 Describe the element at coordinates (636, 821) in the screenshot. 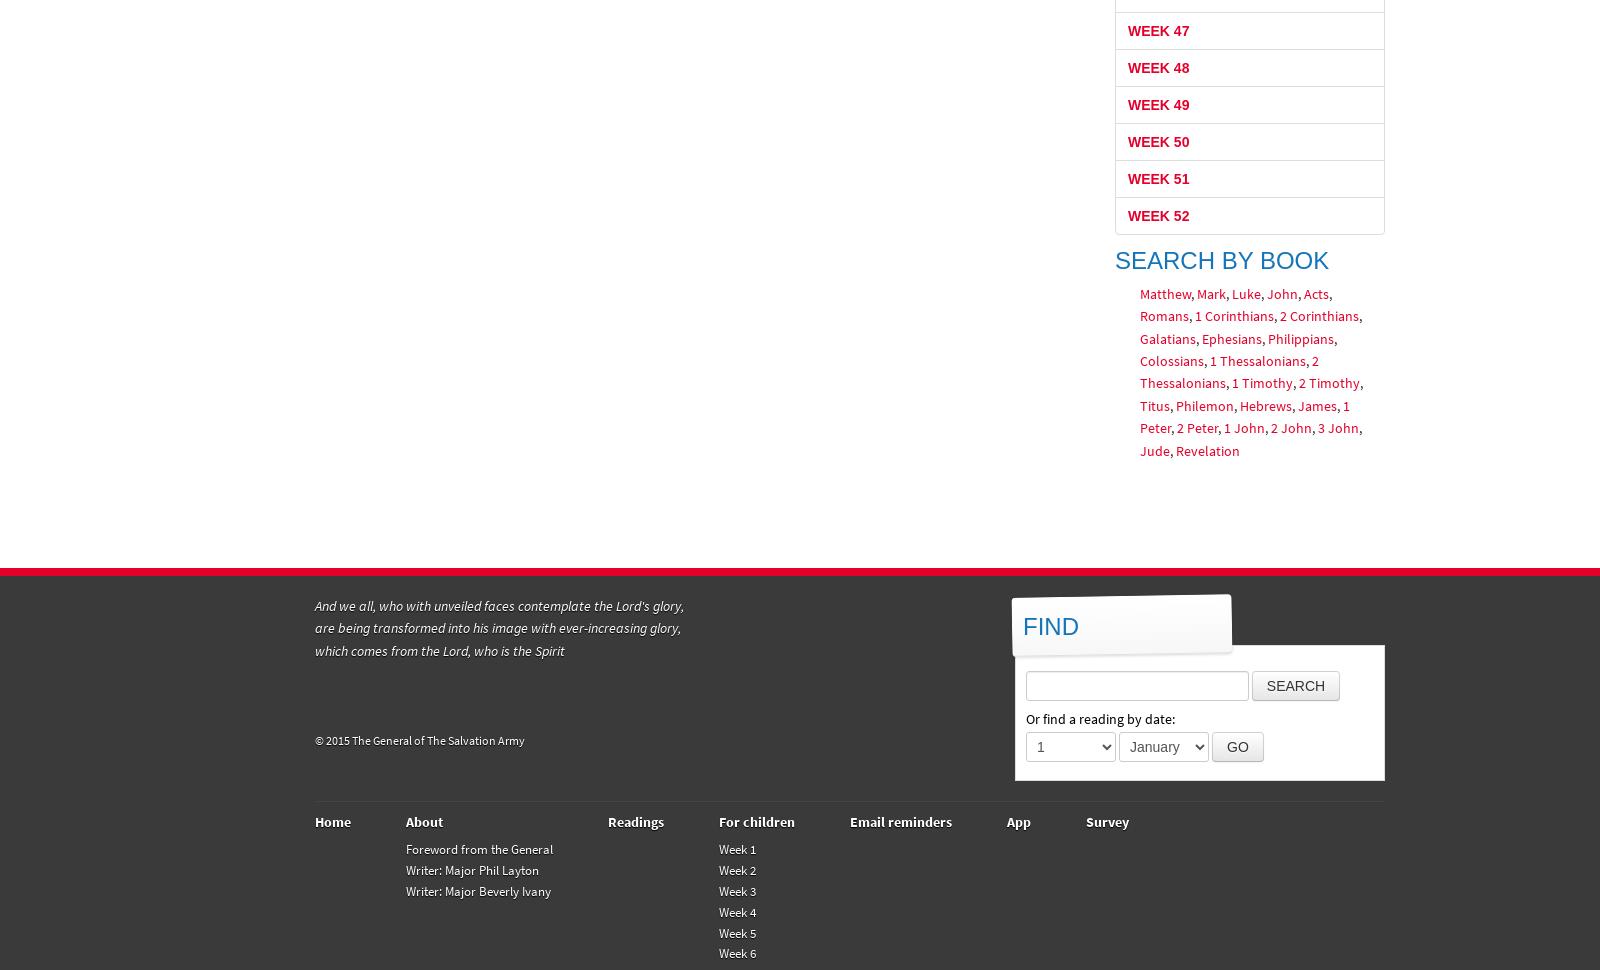

I see `'Readings'` at that location.